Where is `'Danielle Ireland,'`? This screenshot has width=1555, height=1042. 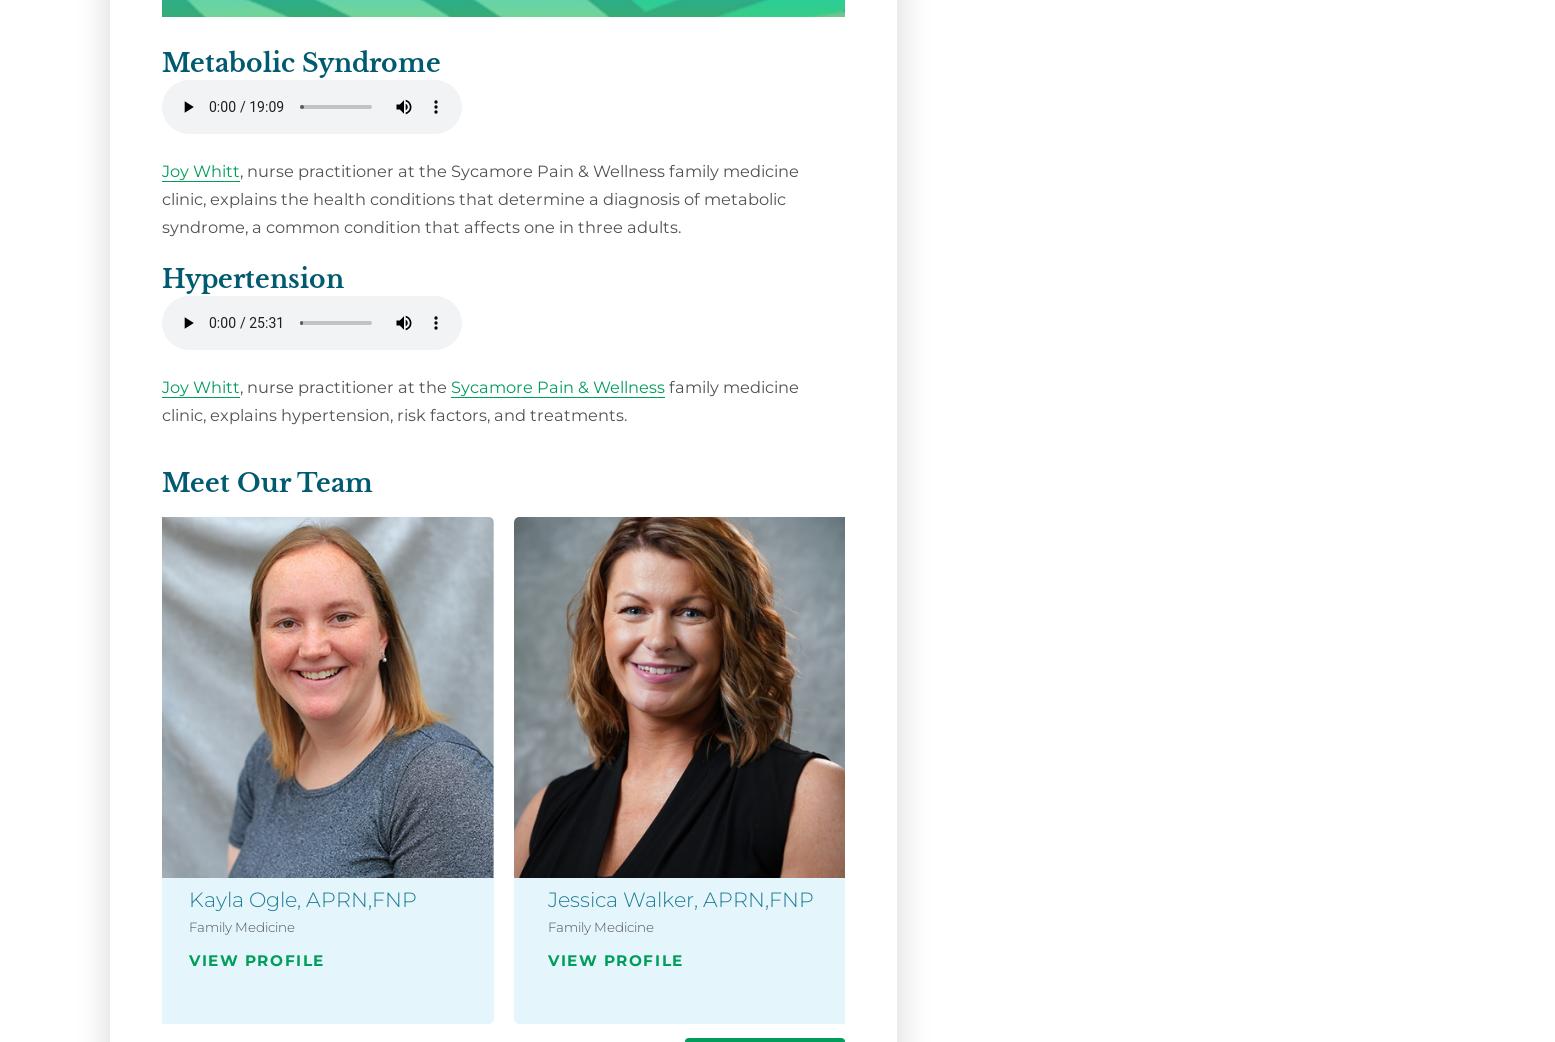
'Danielle Ireland,' is located at coordinates (1346, 897).